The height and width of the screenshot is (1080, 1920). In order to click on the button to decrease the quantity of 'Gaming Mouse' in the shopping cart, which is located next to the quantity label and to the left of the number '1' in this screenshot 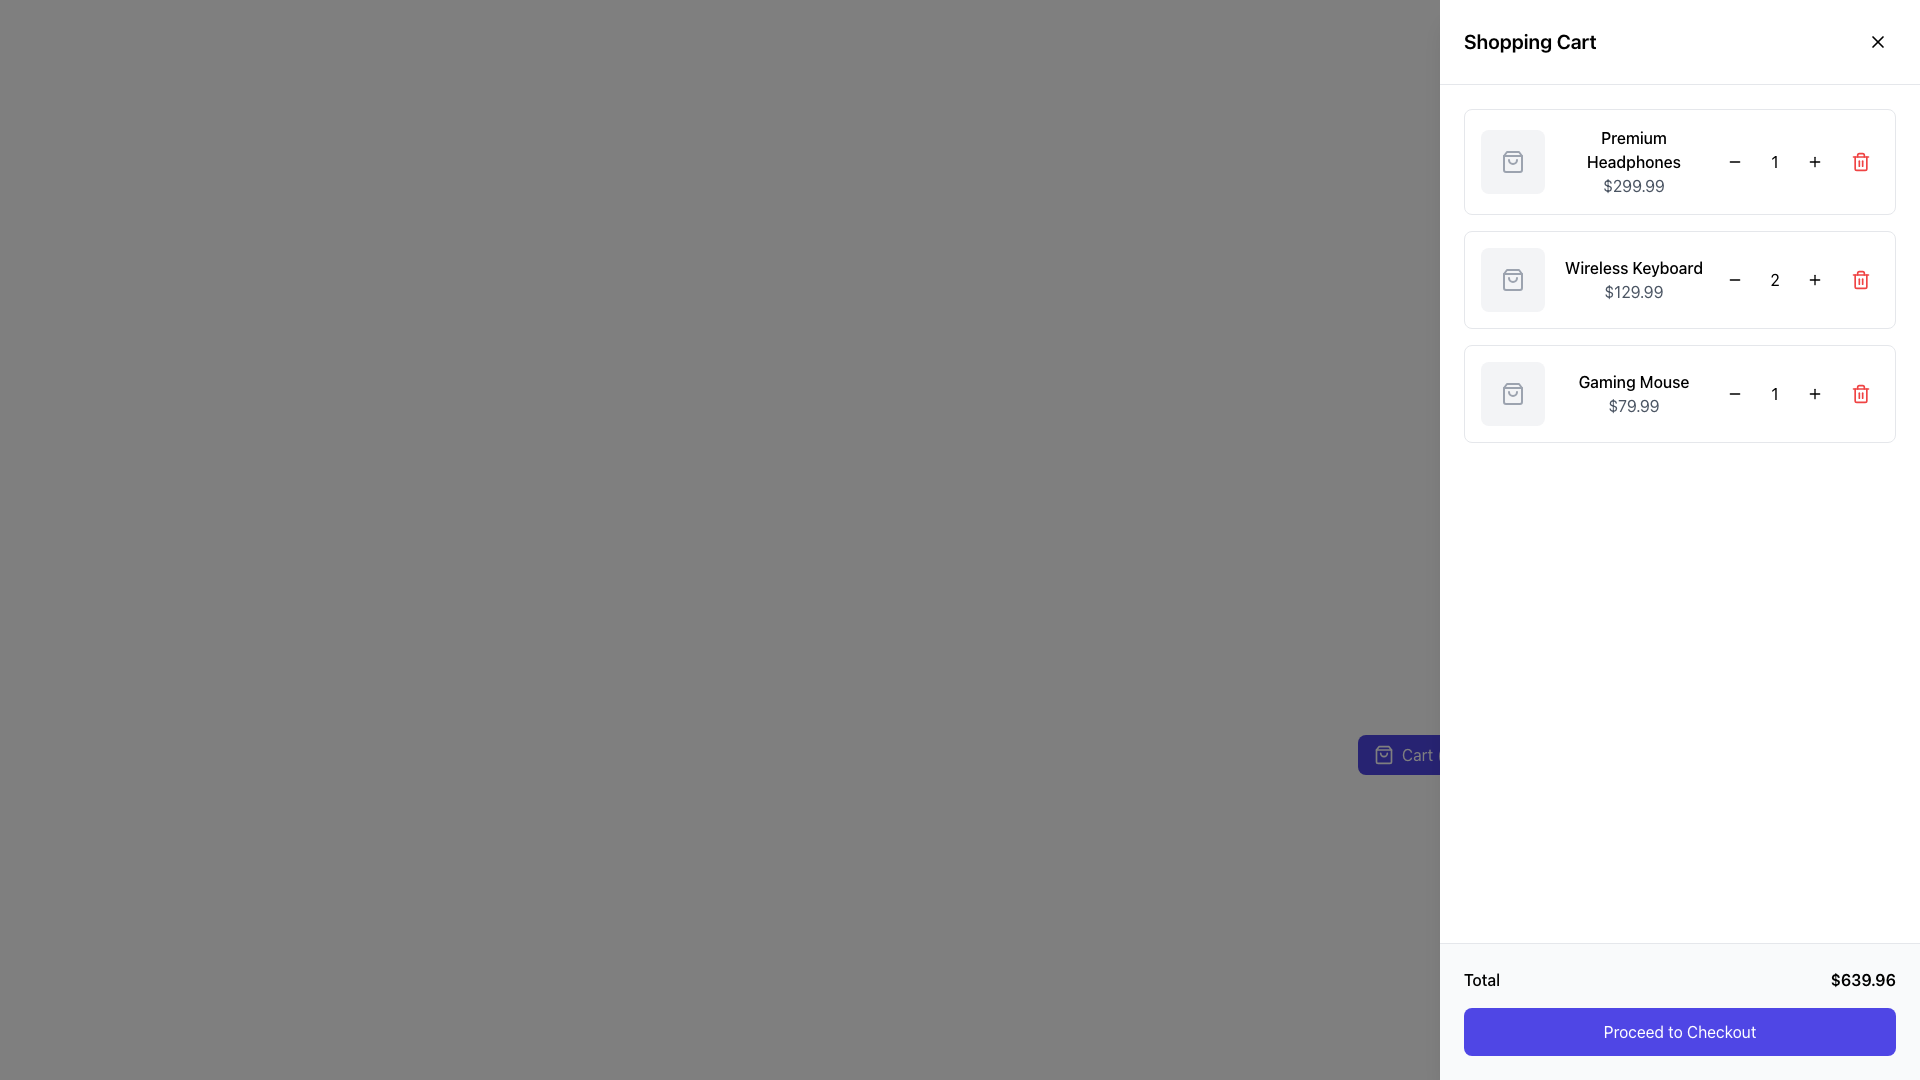, I will do `click(1733, 393)`.